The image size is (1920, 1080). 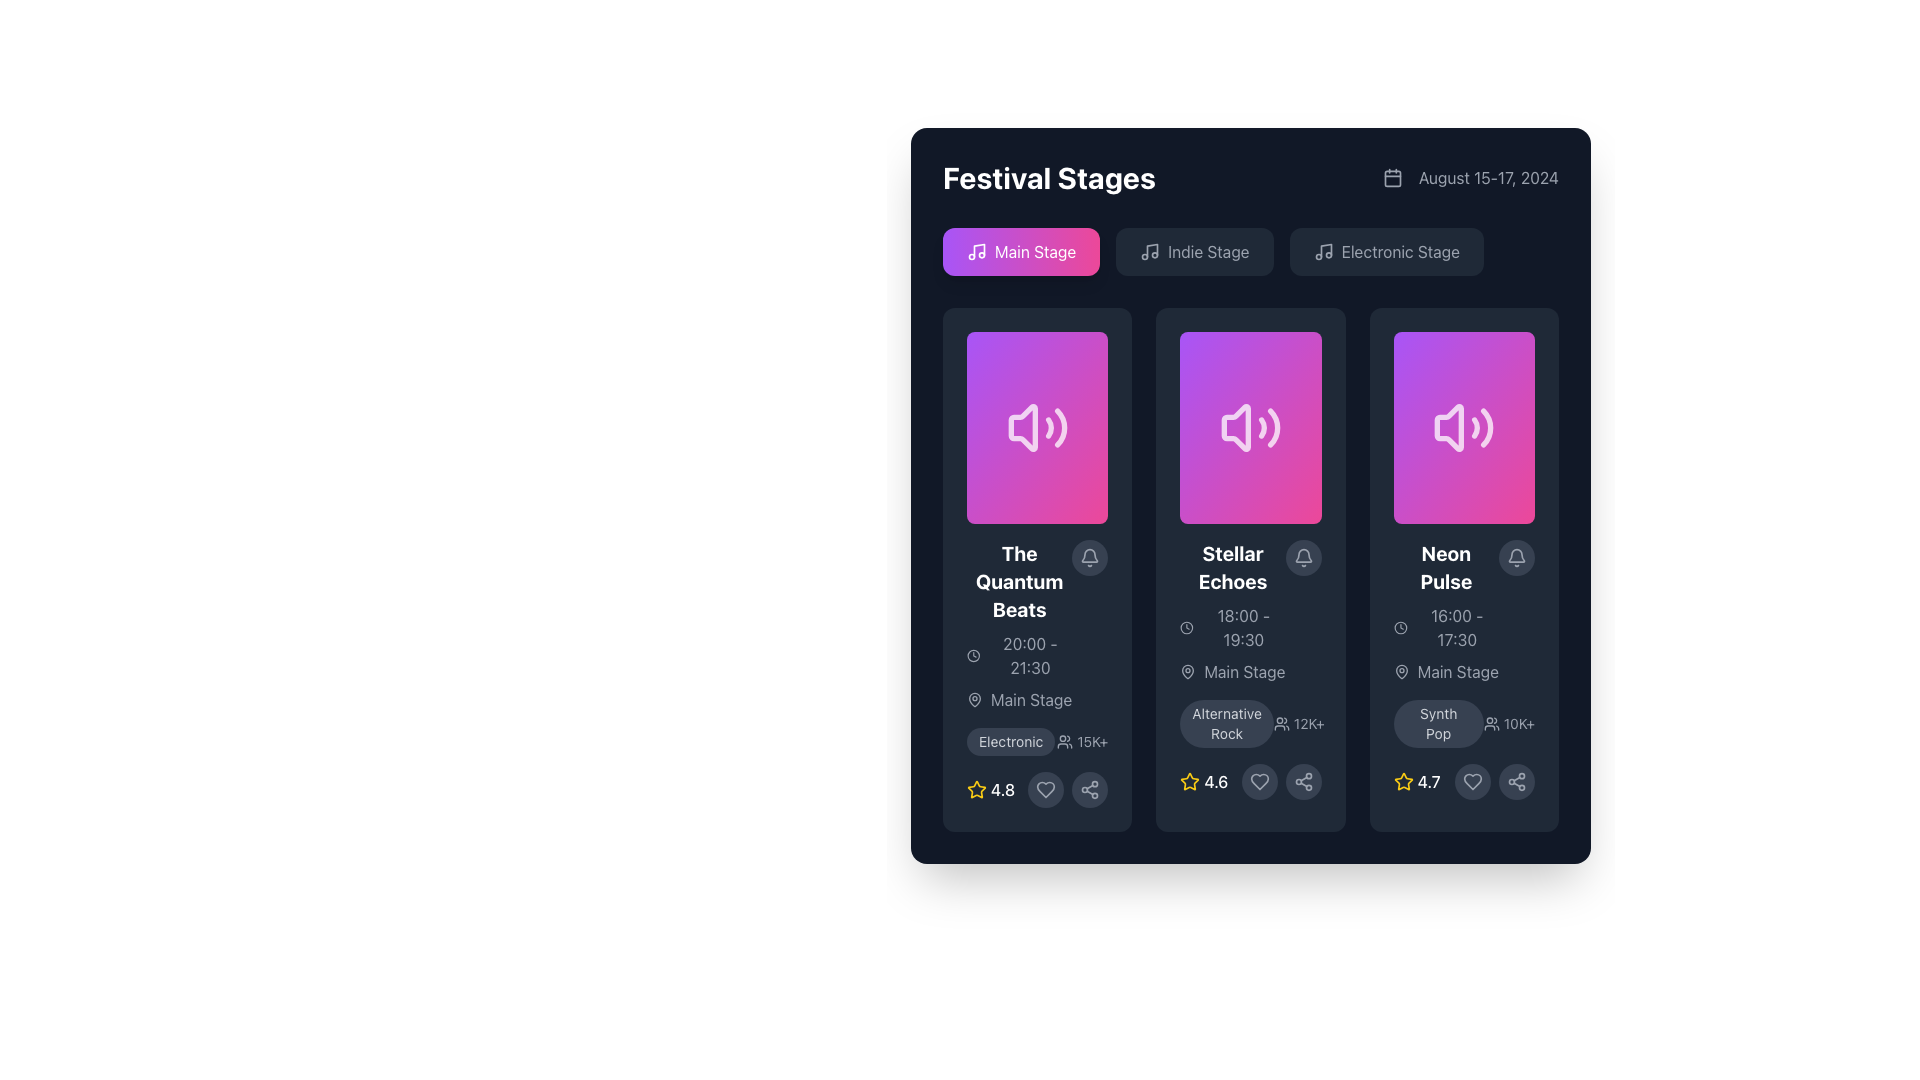 What do you see at coordinates (1323, 250) in the screenshot?
I see `the 'Electronic Stage' icon, which is the third button from the left under the title 'Festival Stages'` at bounding box center [1323, 250].